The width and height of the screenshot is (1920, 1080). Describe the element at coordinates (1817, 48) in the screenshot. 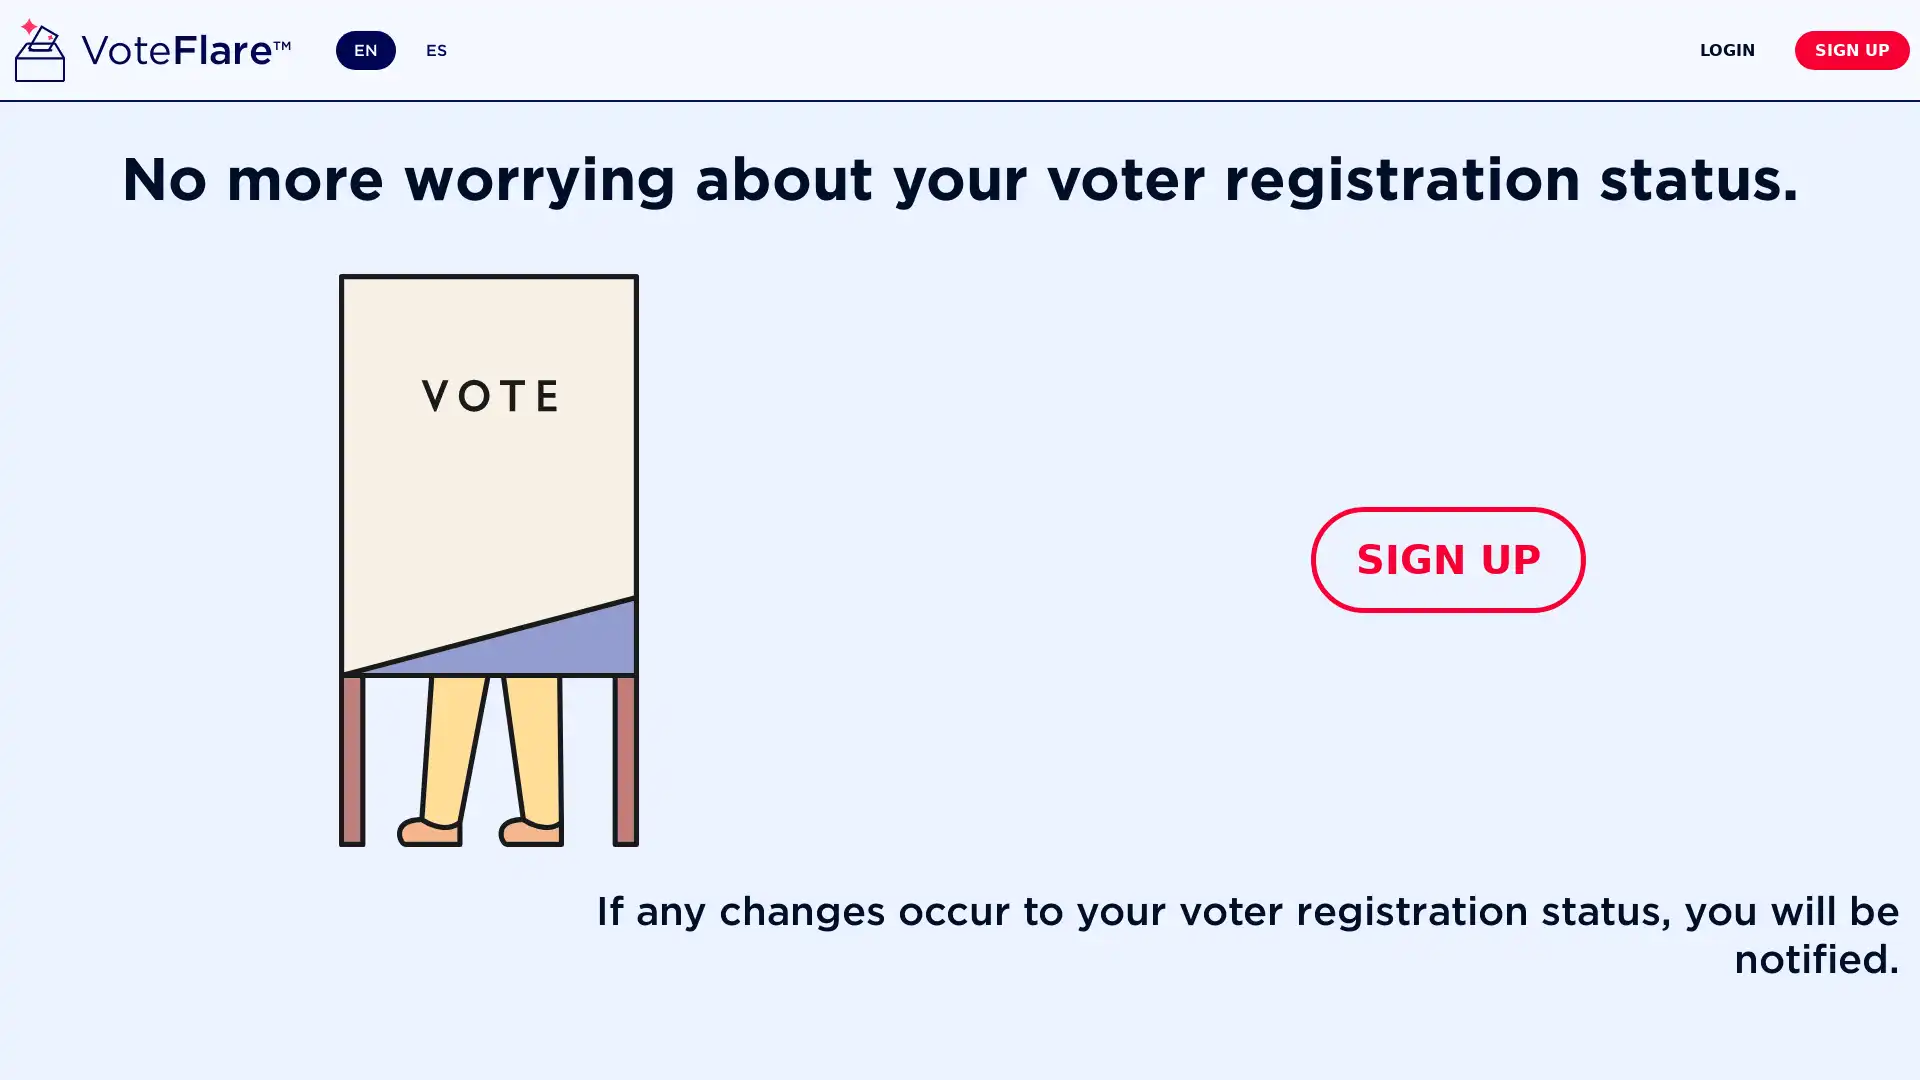

I see `SIGN UP` at that location.